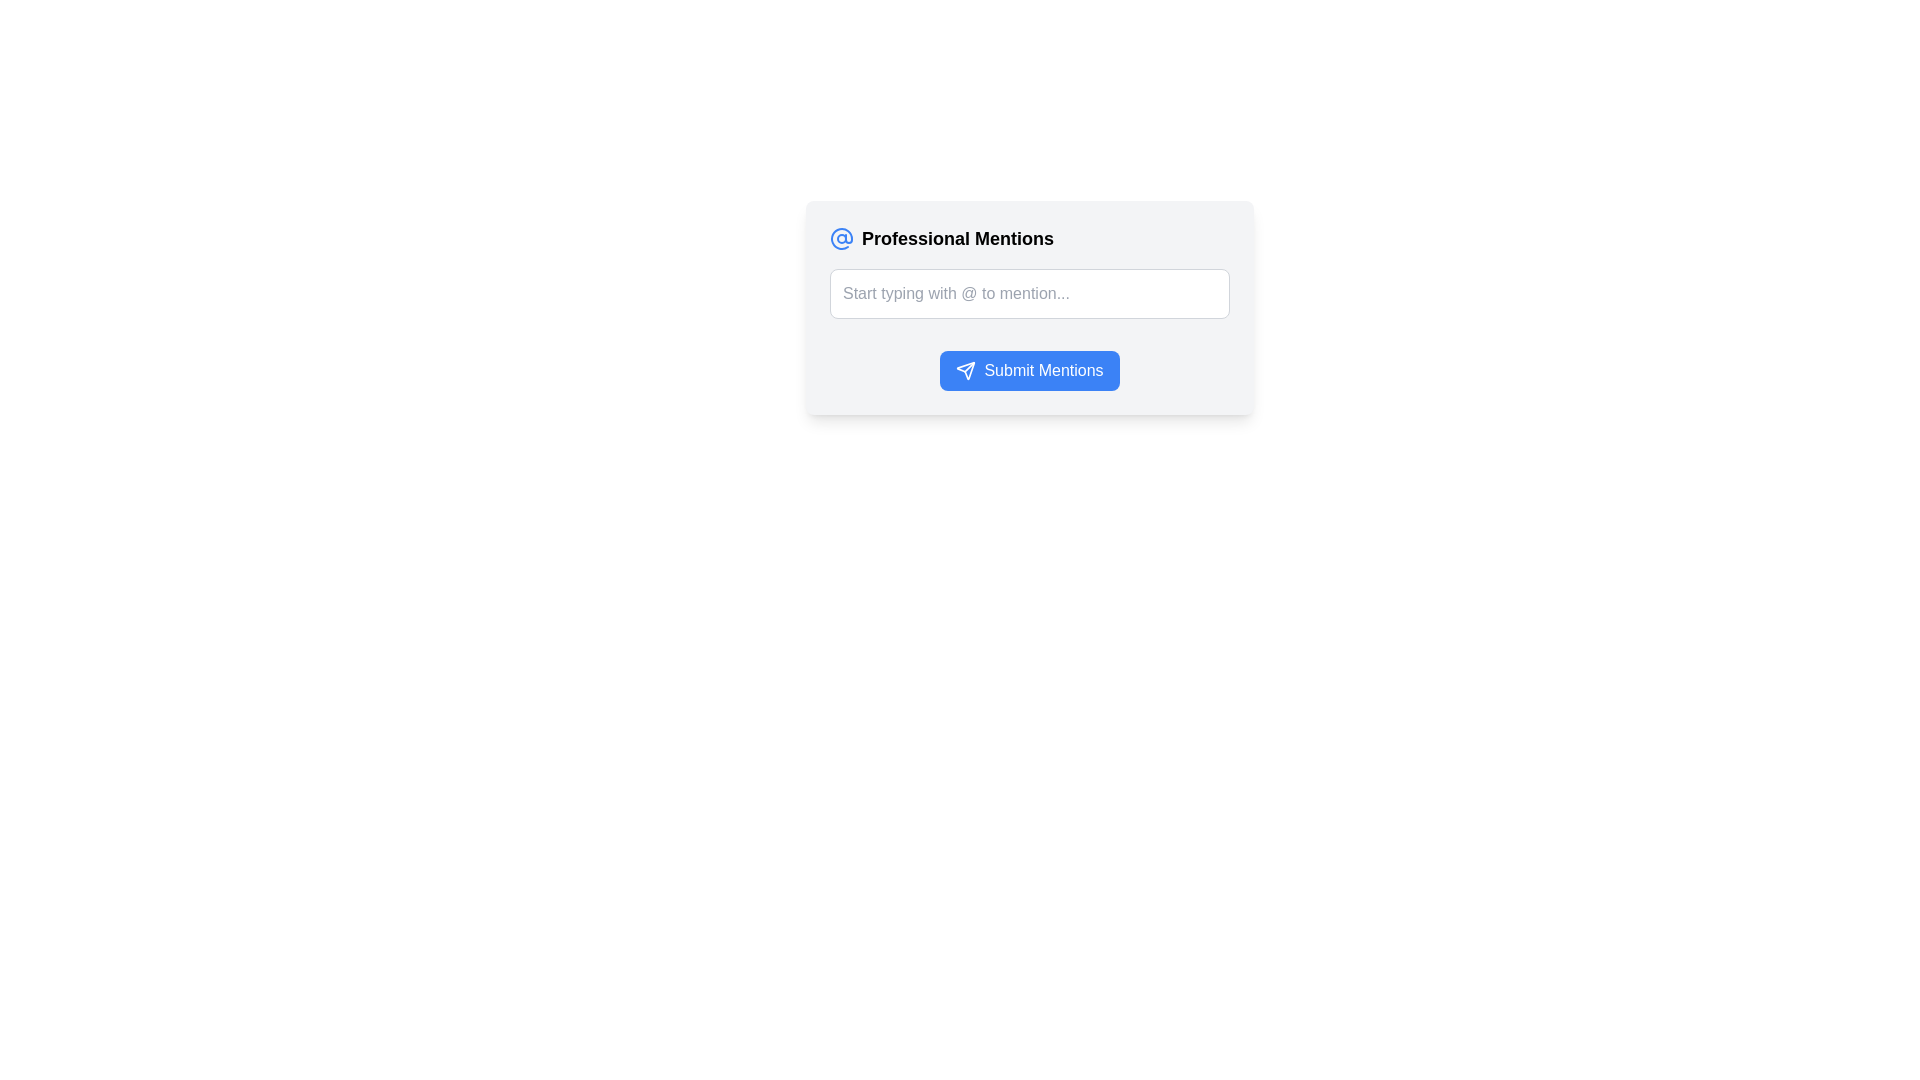 This screenshot has width=1920, height=1080. What do you see at coordinates (966, 370) in the screenshot?
I see `the SVG Icon located to the left of the 'Submit Mentions' button's label text to confirm and send mentions` at bounding box center [966, 370].